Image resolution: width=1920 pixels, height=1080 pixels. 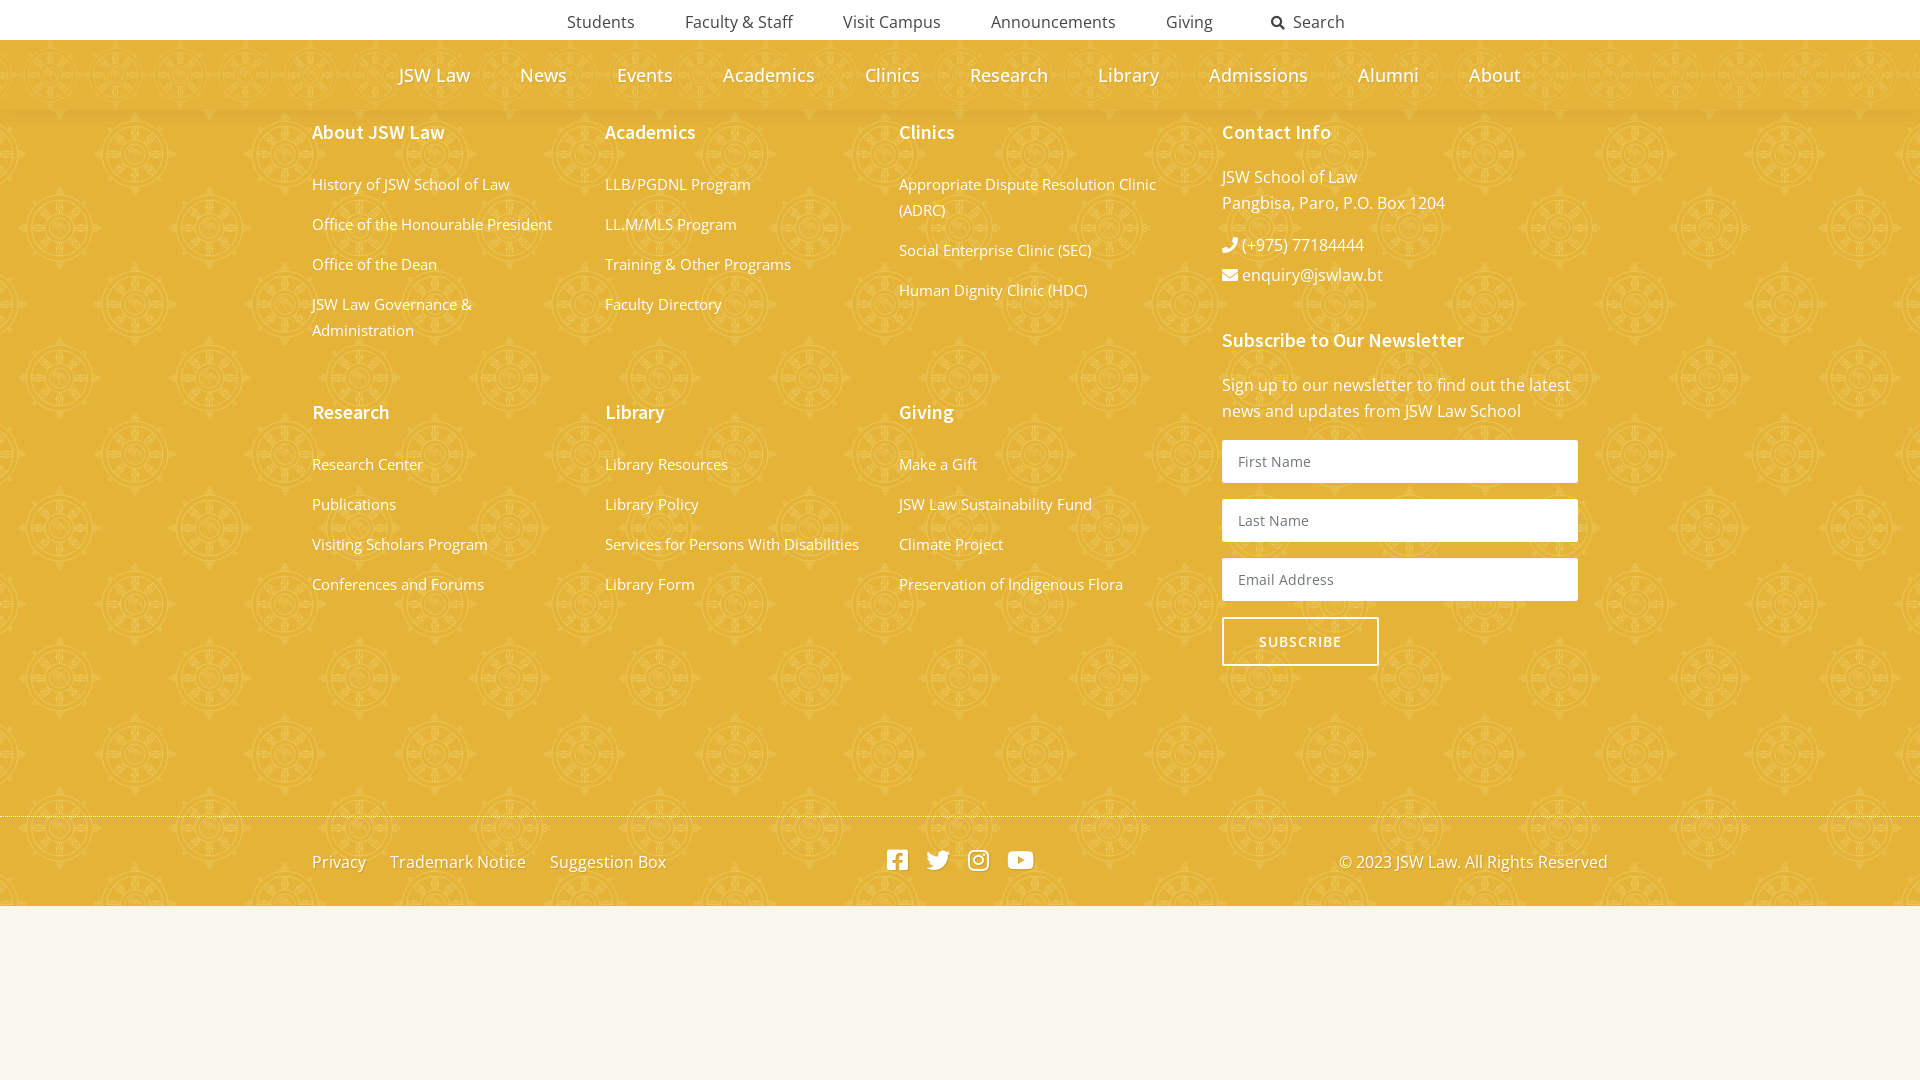 What do you see at coordinates (543, 73) in the screenshot?
I see `'News'` at bounding box center [543, 73].